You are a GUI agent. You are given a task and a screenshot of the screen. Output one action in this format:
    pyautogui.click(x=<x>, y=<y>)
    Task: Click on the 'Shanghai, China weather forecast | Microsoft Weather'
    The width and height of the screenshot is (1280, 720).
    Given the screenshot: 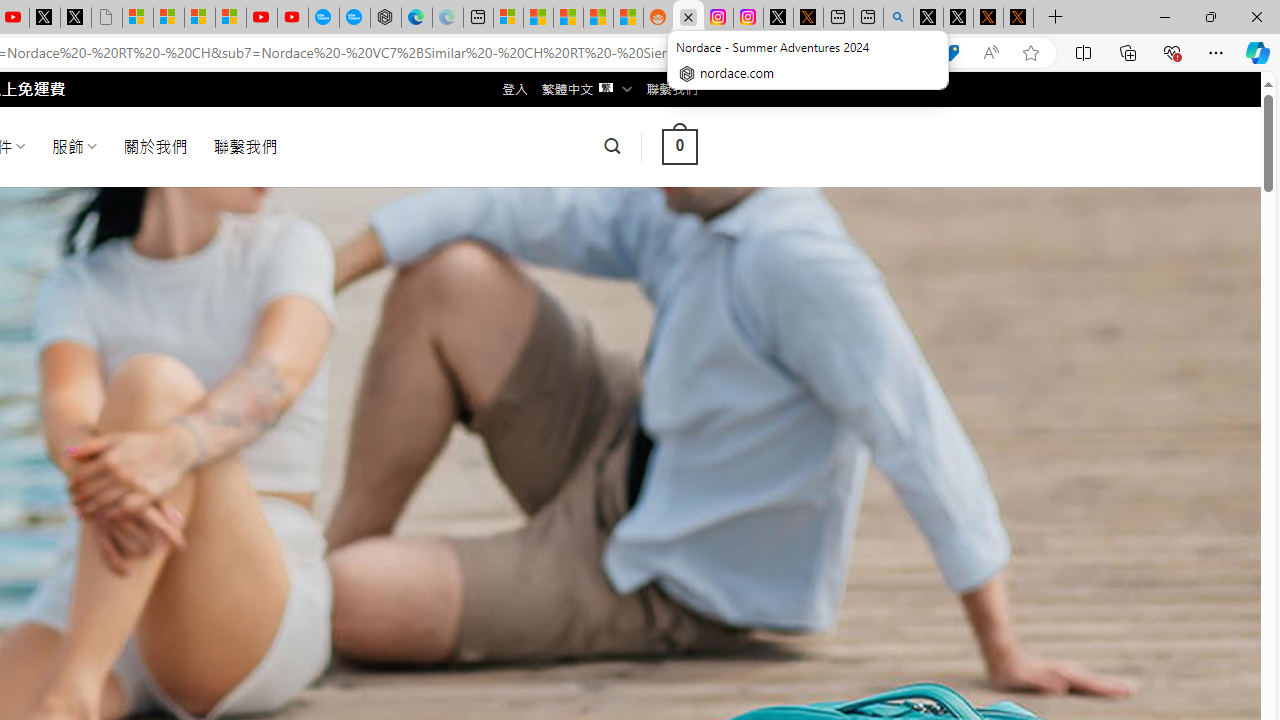 What is the action you would take?
    pyautogui.click(x=538, y=17)
    